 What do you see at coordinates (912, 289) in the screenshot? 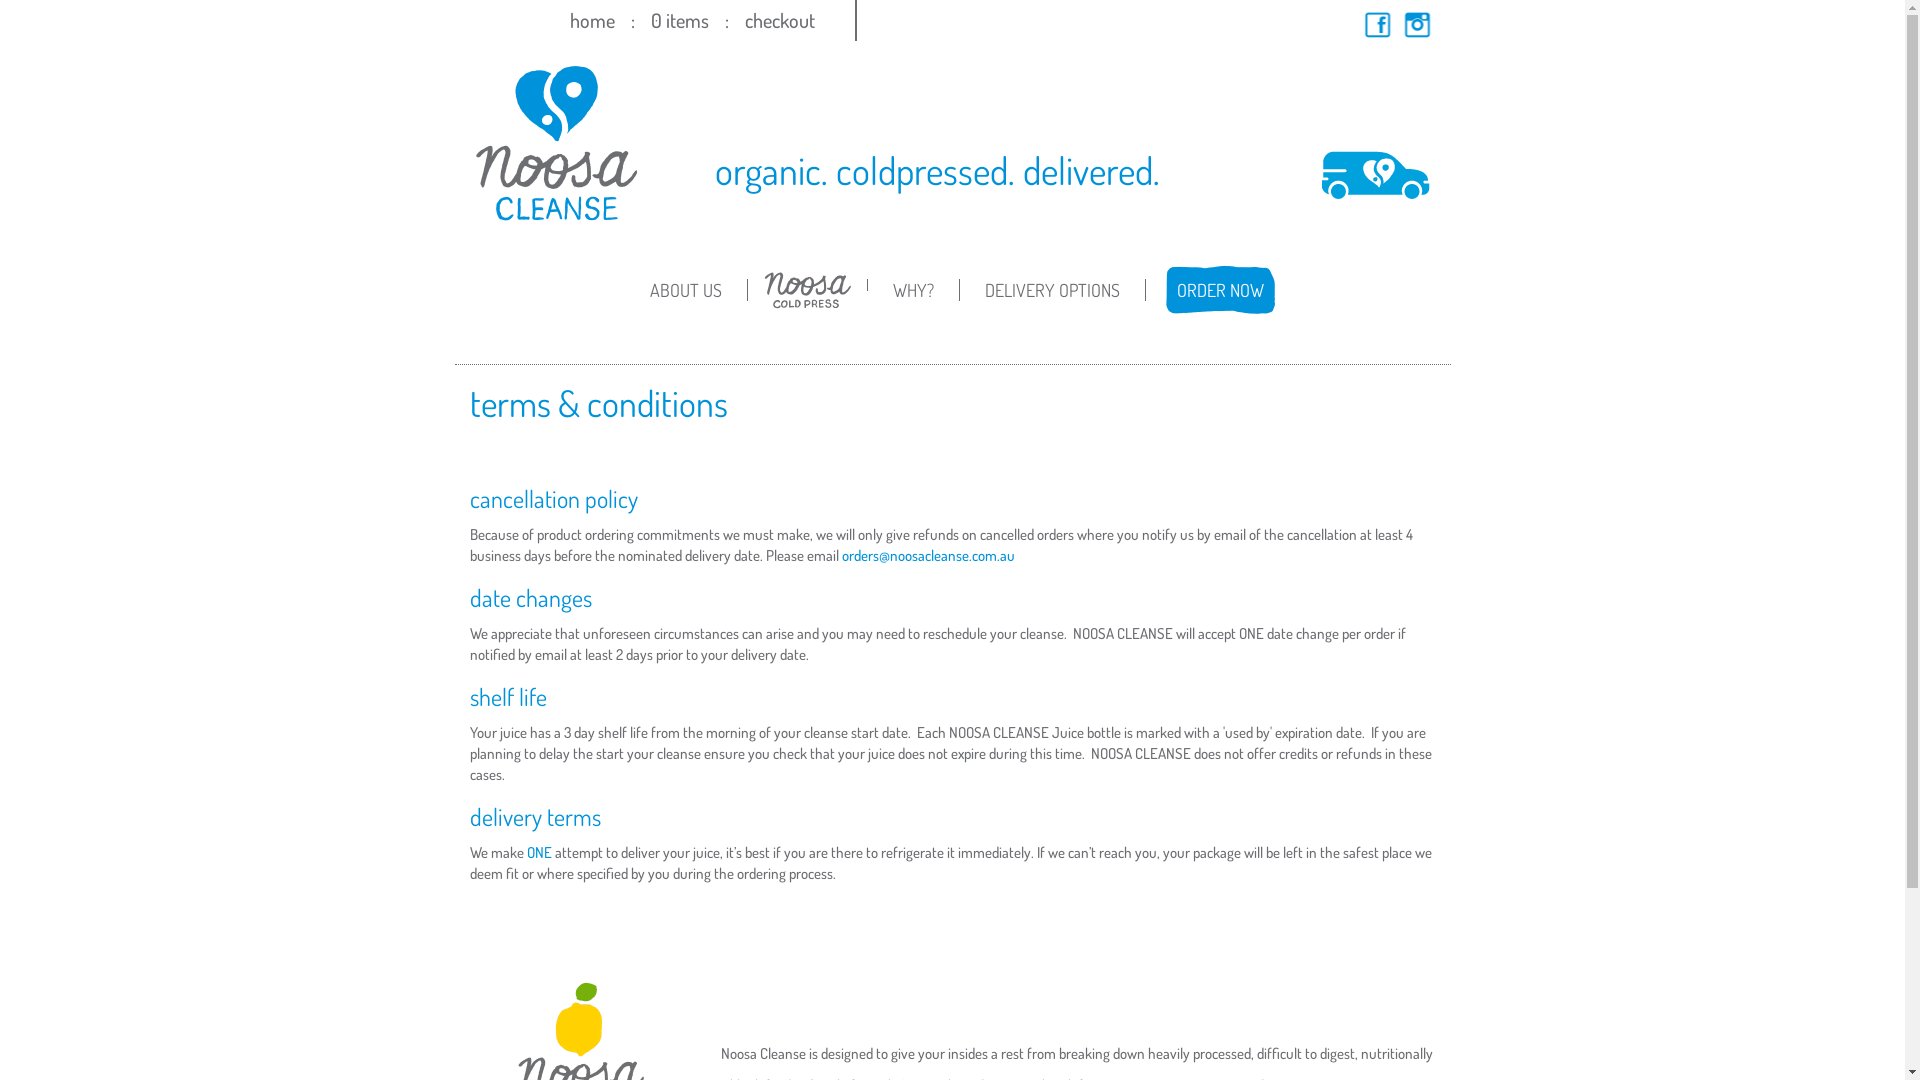
I see `'WHY?'` at bounding box center [912, 289].